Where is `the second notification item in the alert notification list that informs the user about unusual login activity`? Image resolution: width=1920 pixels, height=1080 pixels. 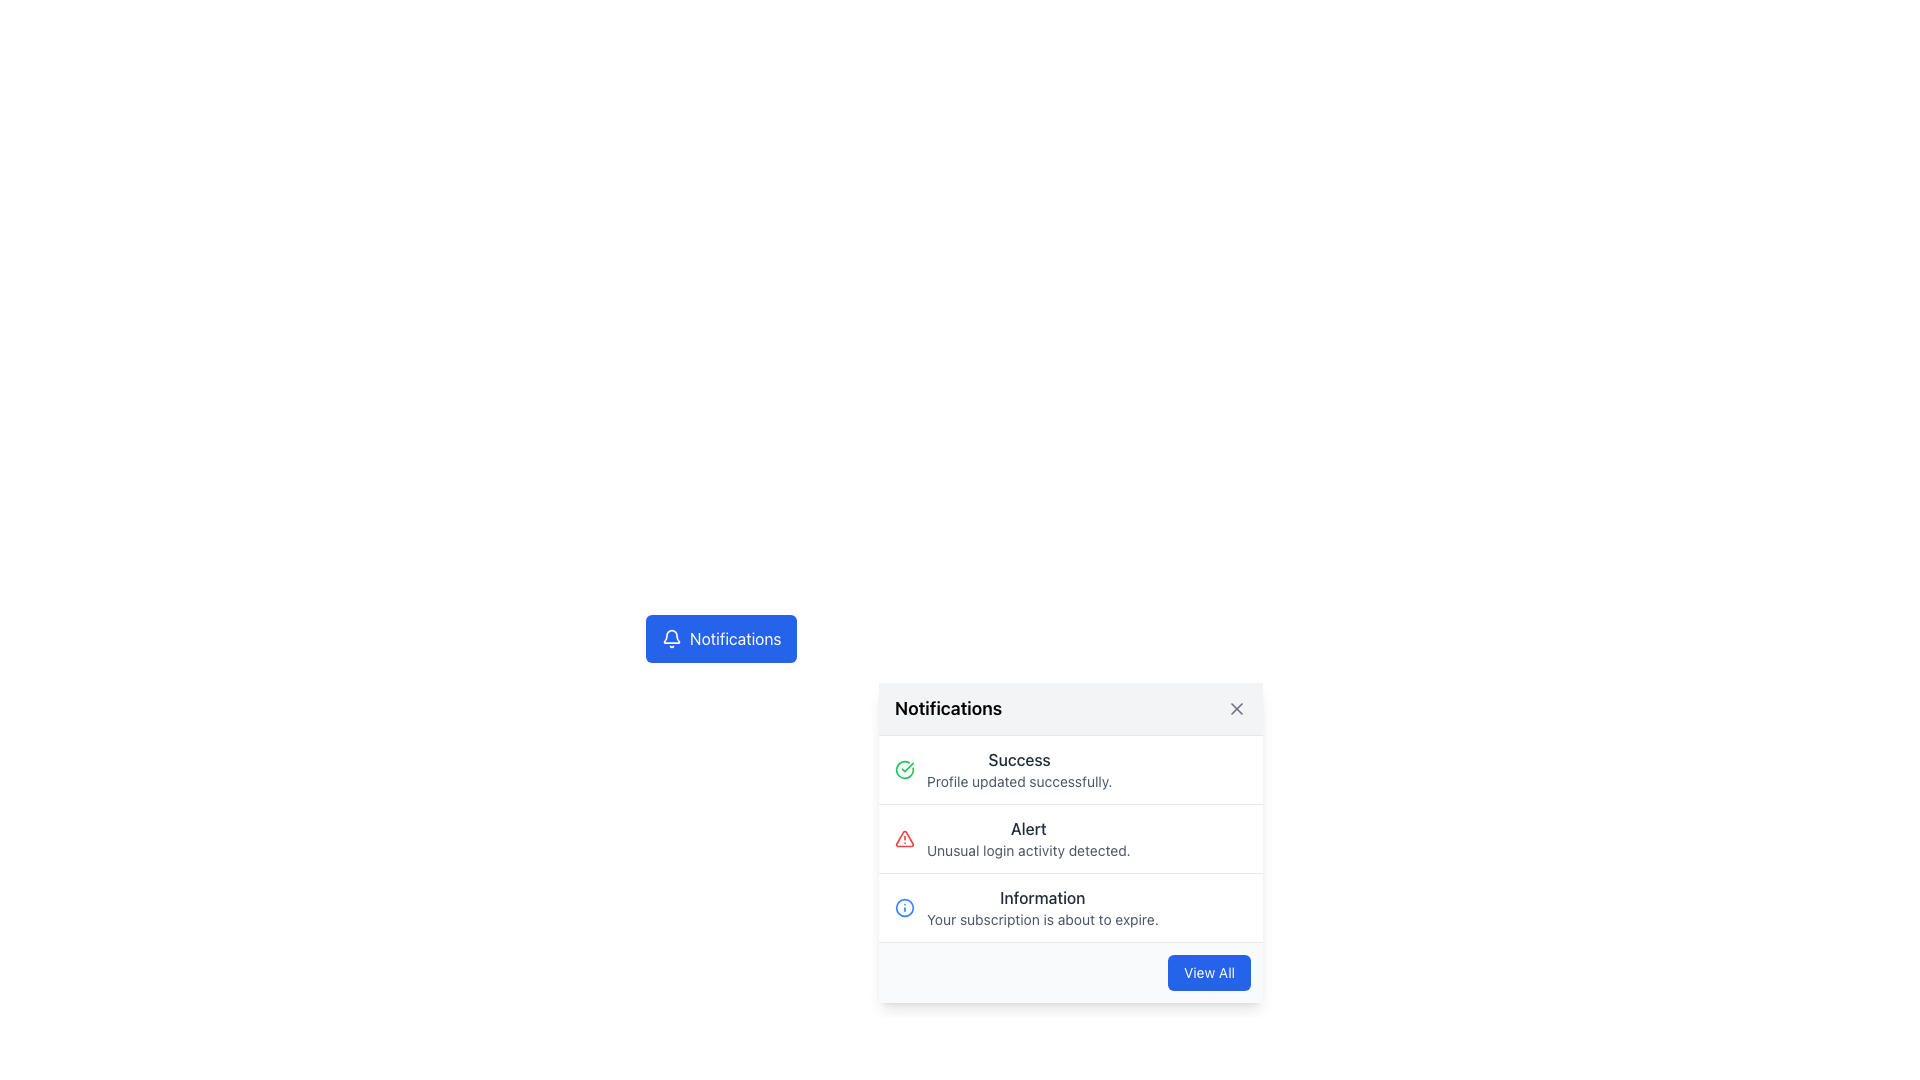
the second notification item in the alert notification list that informs the user about unusual login activity is located at coordinates (1069, 838).